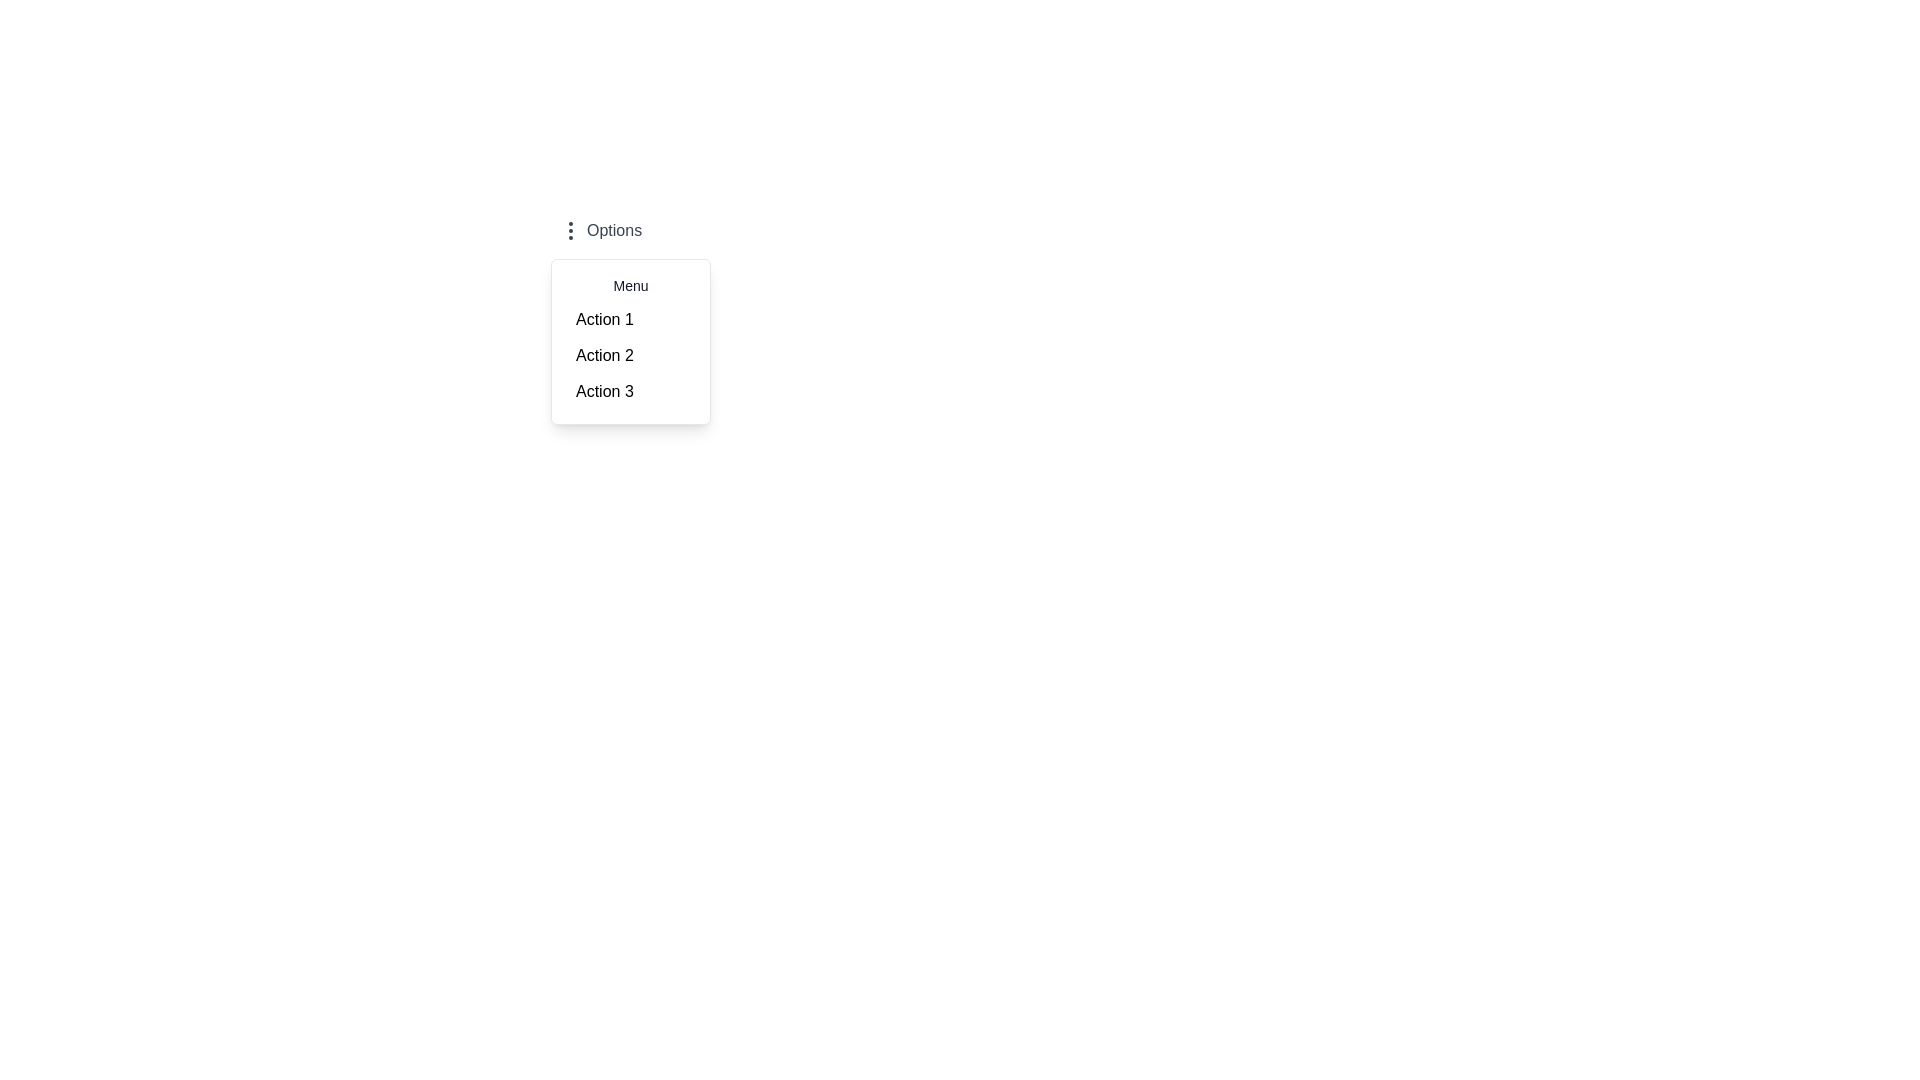  I want to click on the 'Options' button featuring a vertical ellipsis icon, so click(599, 230).